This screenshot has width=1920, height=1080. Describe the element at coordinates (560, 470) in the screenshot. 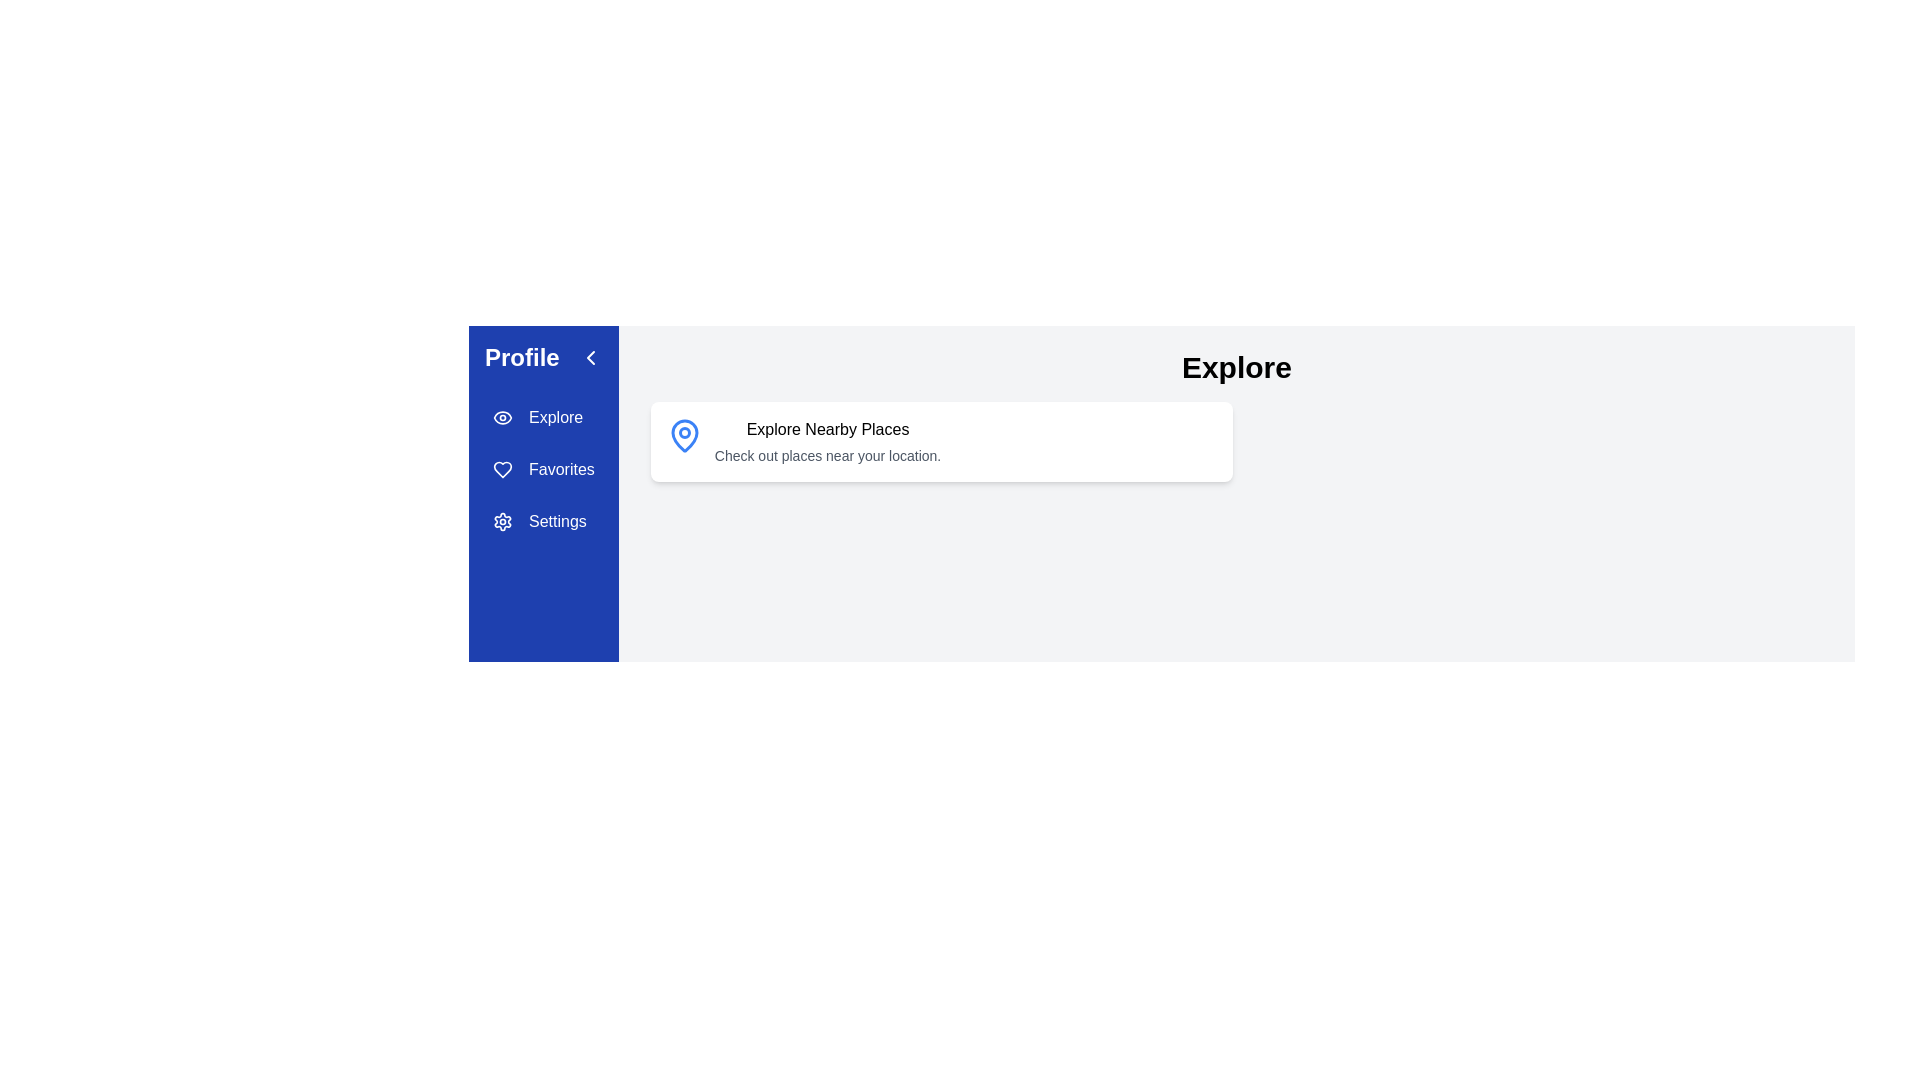

I see `the 'Favorites' menu label` at that location.